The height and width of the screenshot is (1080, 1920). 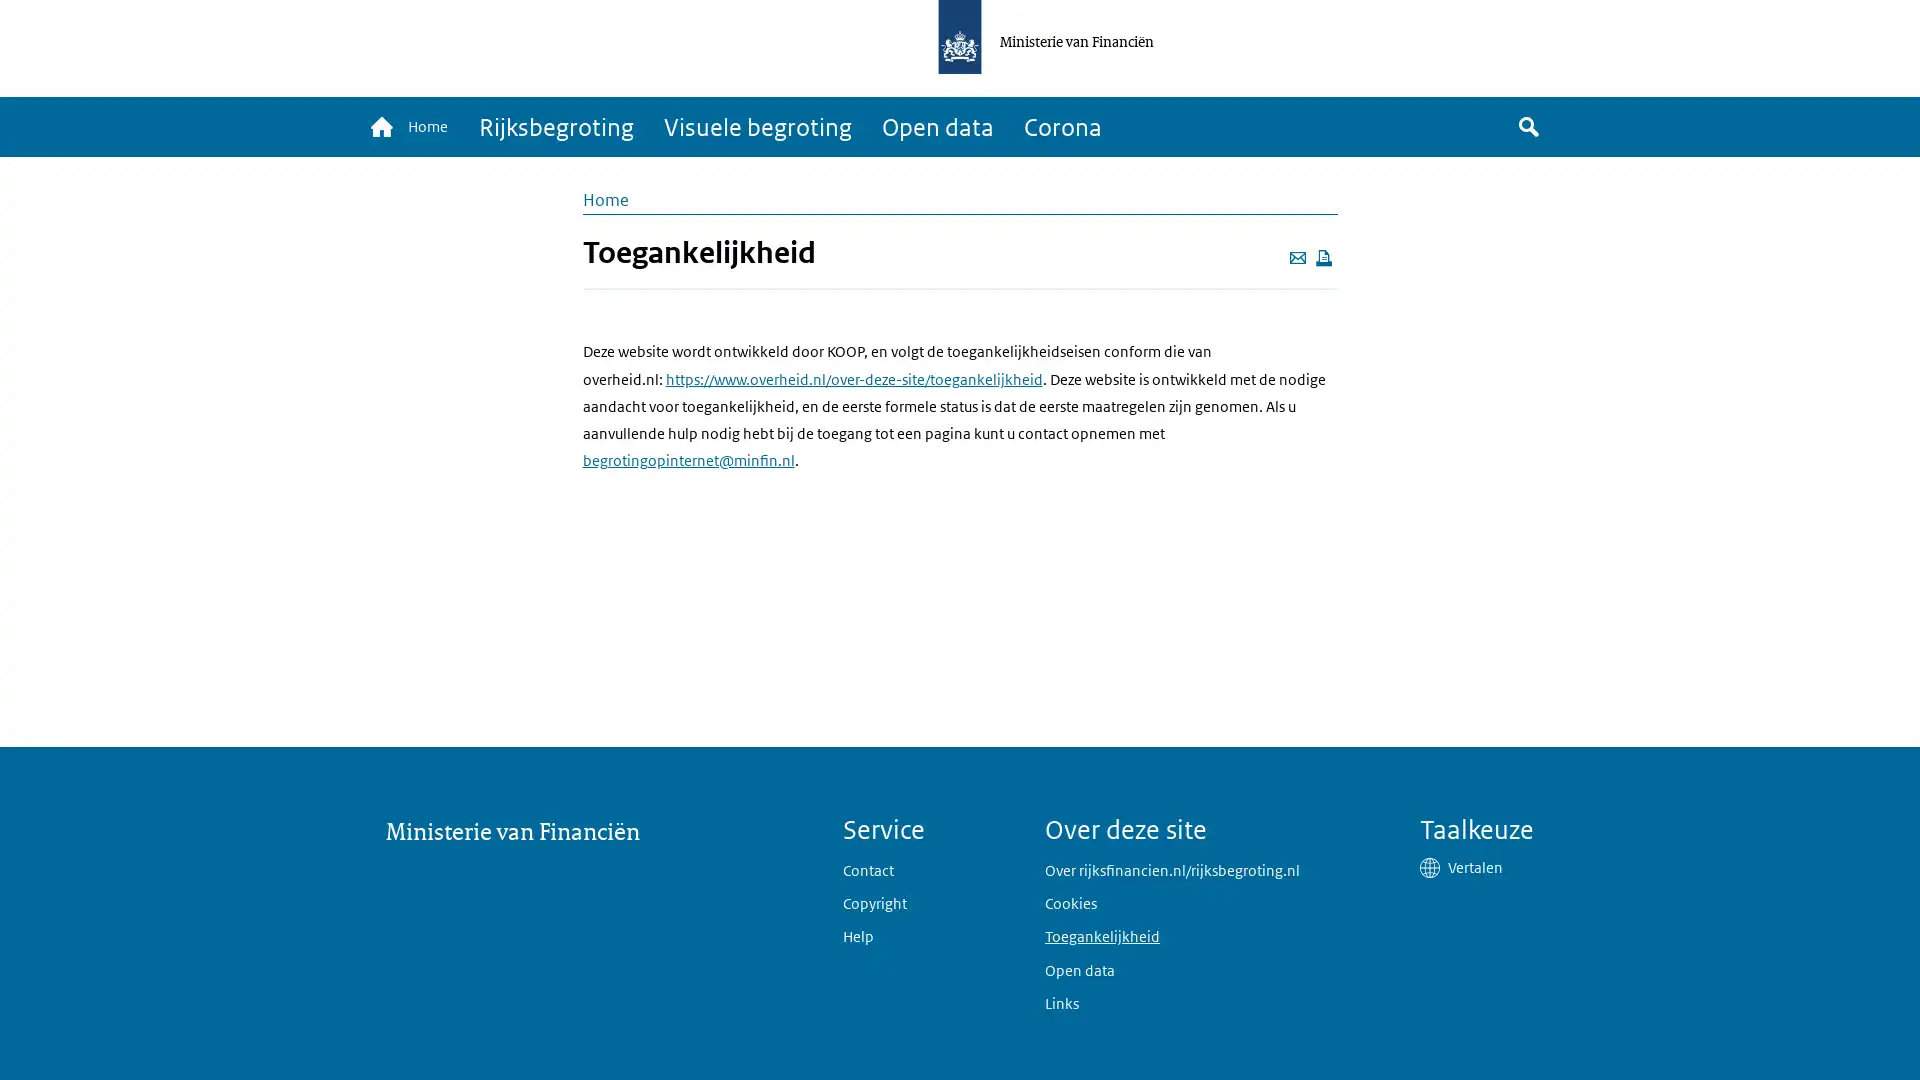 What do you see at coordinates (1477, 866) in the screenshot?
I see `Vertalen` at bounding box center [1477, 866].